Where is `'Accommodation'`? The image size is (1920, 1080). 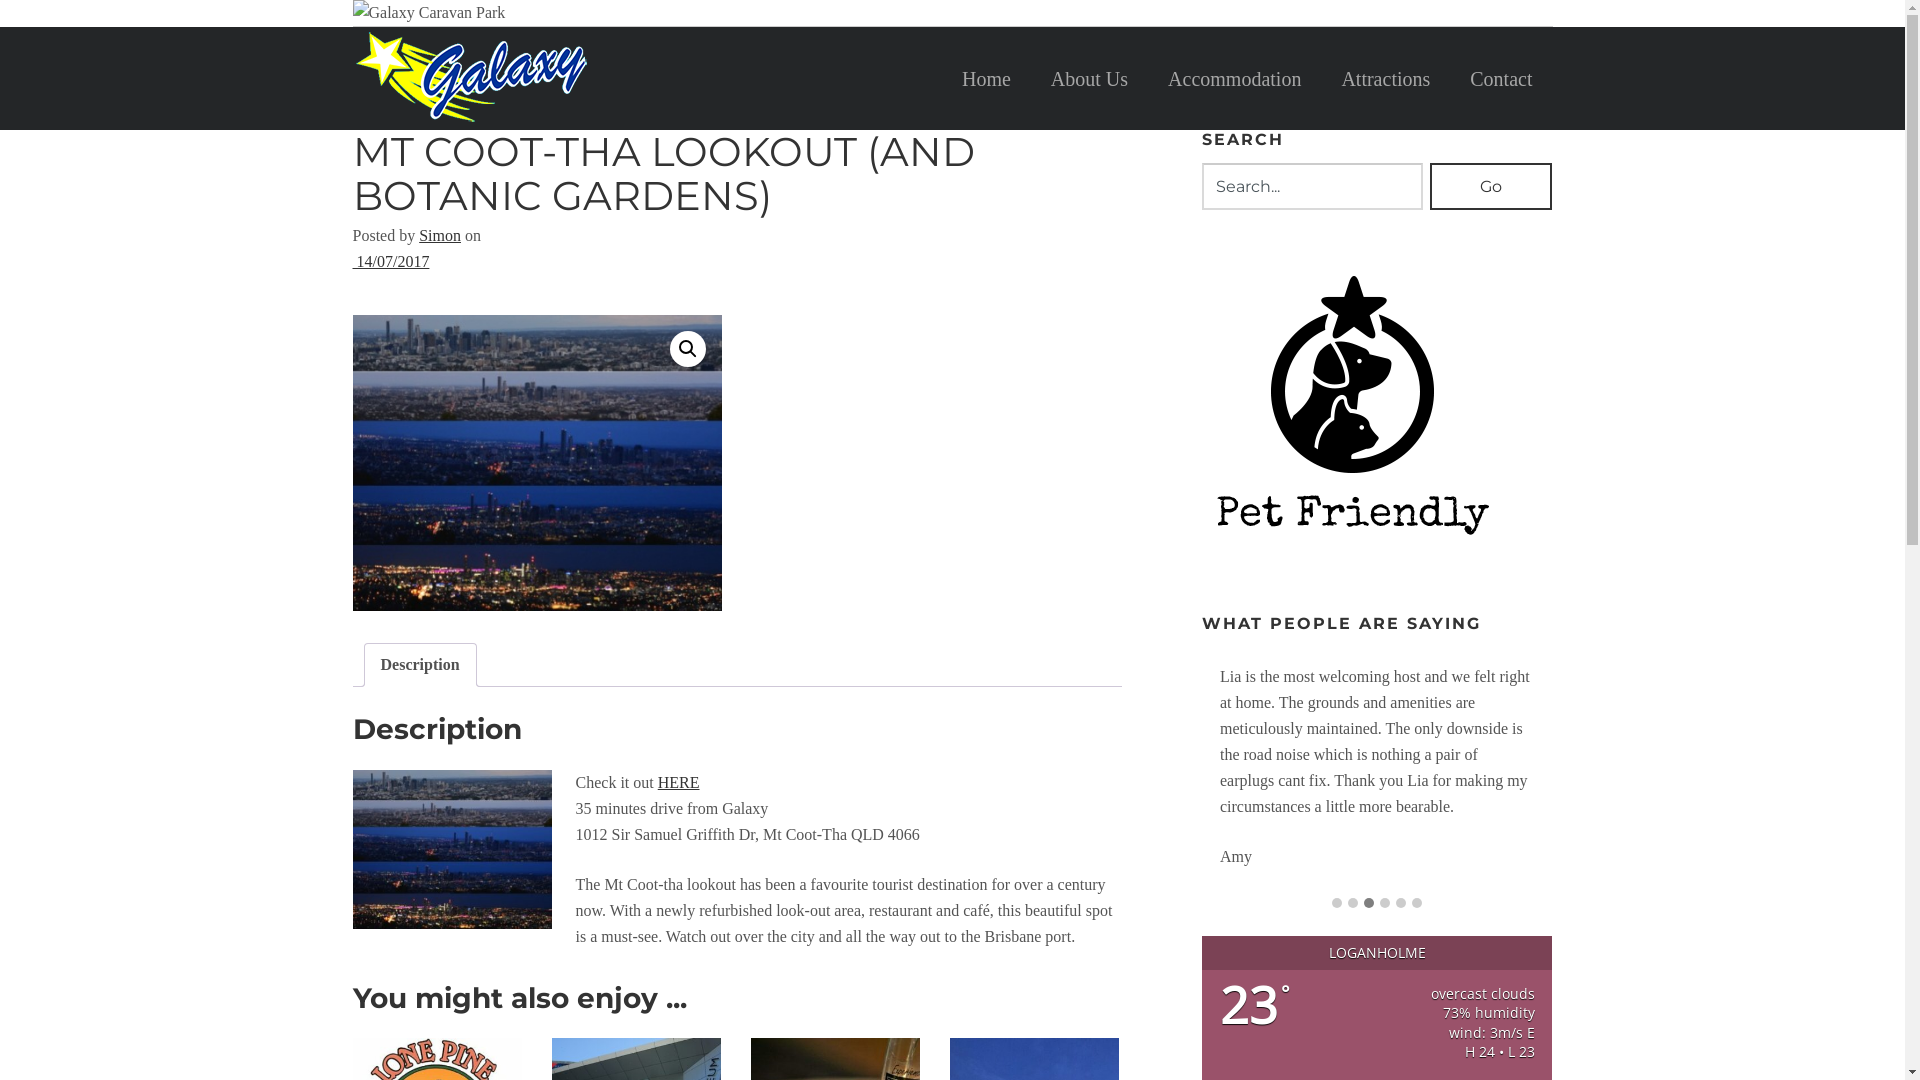 'Accommodation' is located at coordinates (1233, 76).